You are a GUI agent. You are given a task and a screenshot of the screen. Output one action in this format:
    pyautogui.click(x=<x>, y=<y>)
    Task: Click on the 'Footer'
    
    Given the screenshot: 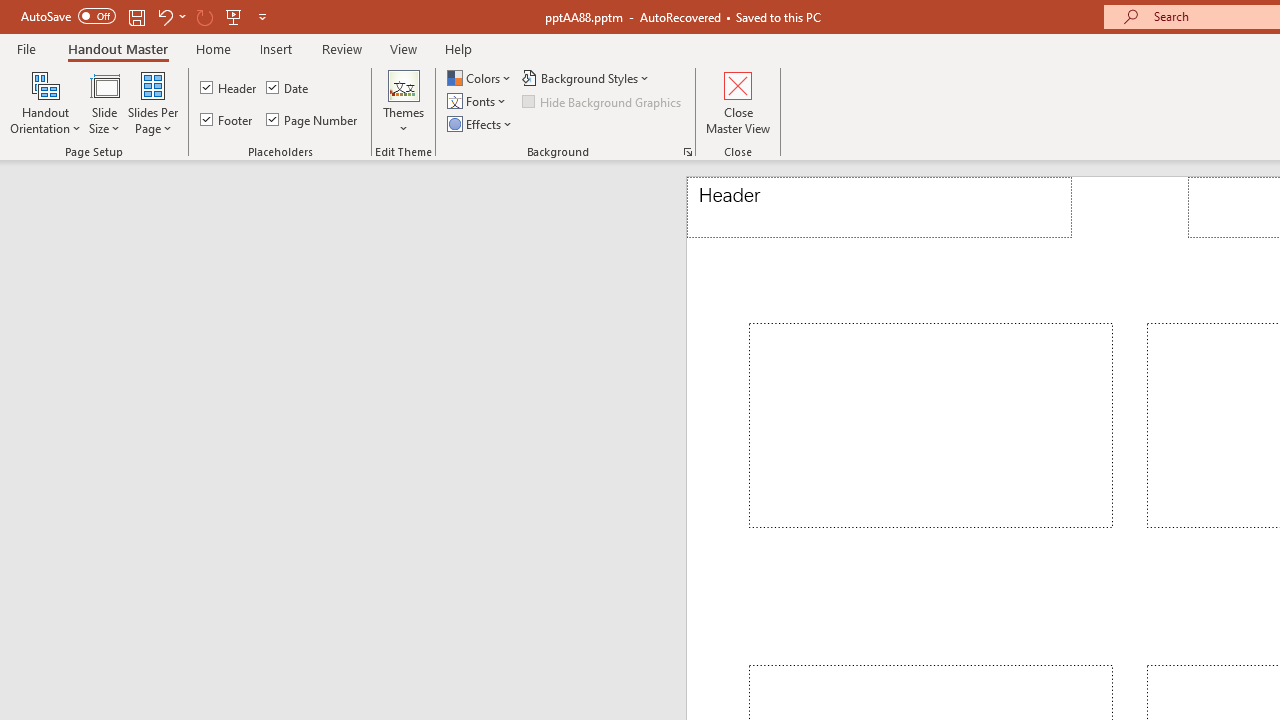 What is the action you would take?
    pyautogui.click(x=227, y=119)
    